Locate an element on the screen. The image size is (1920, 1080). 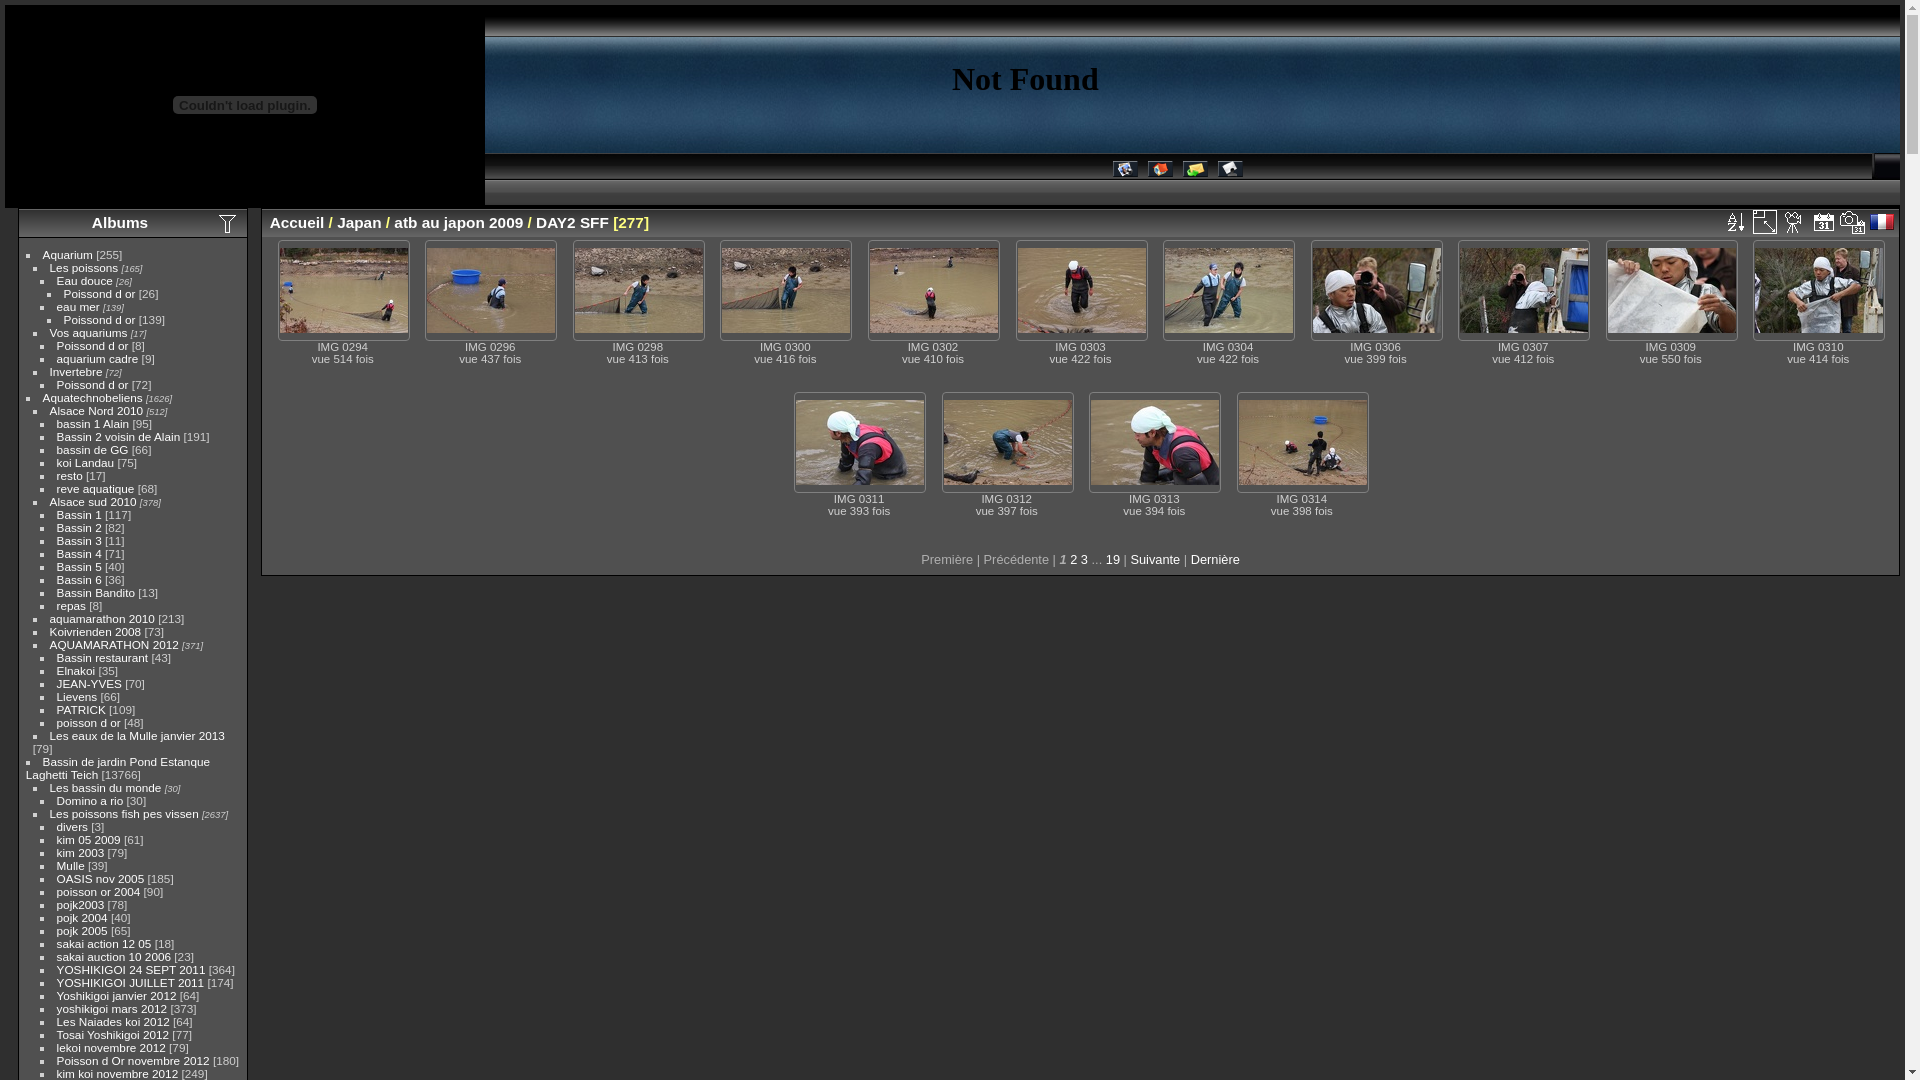
'Ordre de tri' is located at coordinates (1733, 222).